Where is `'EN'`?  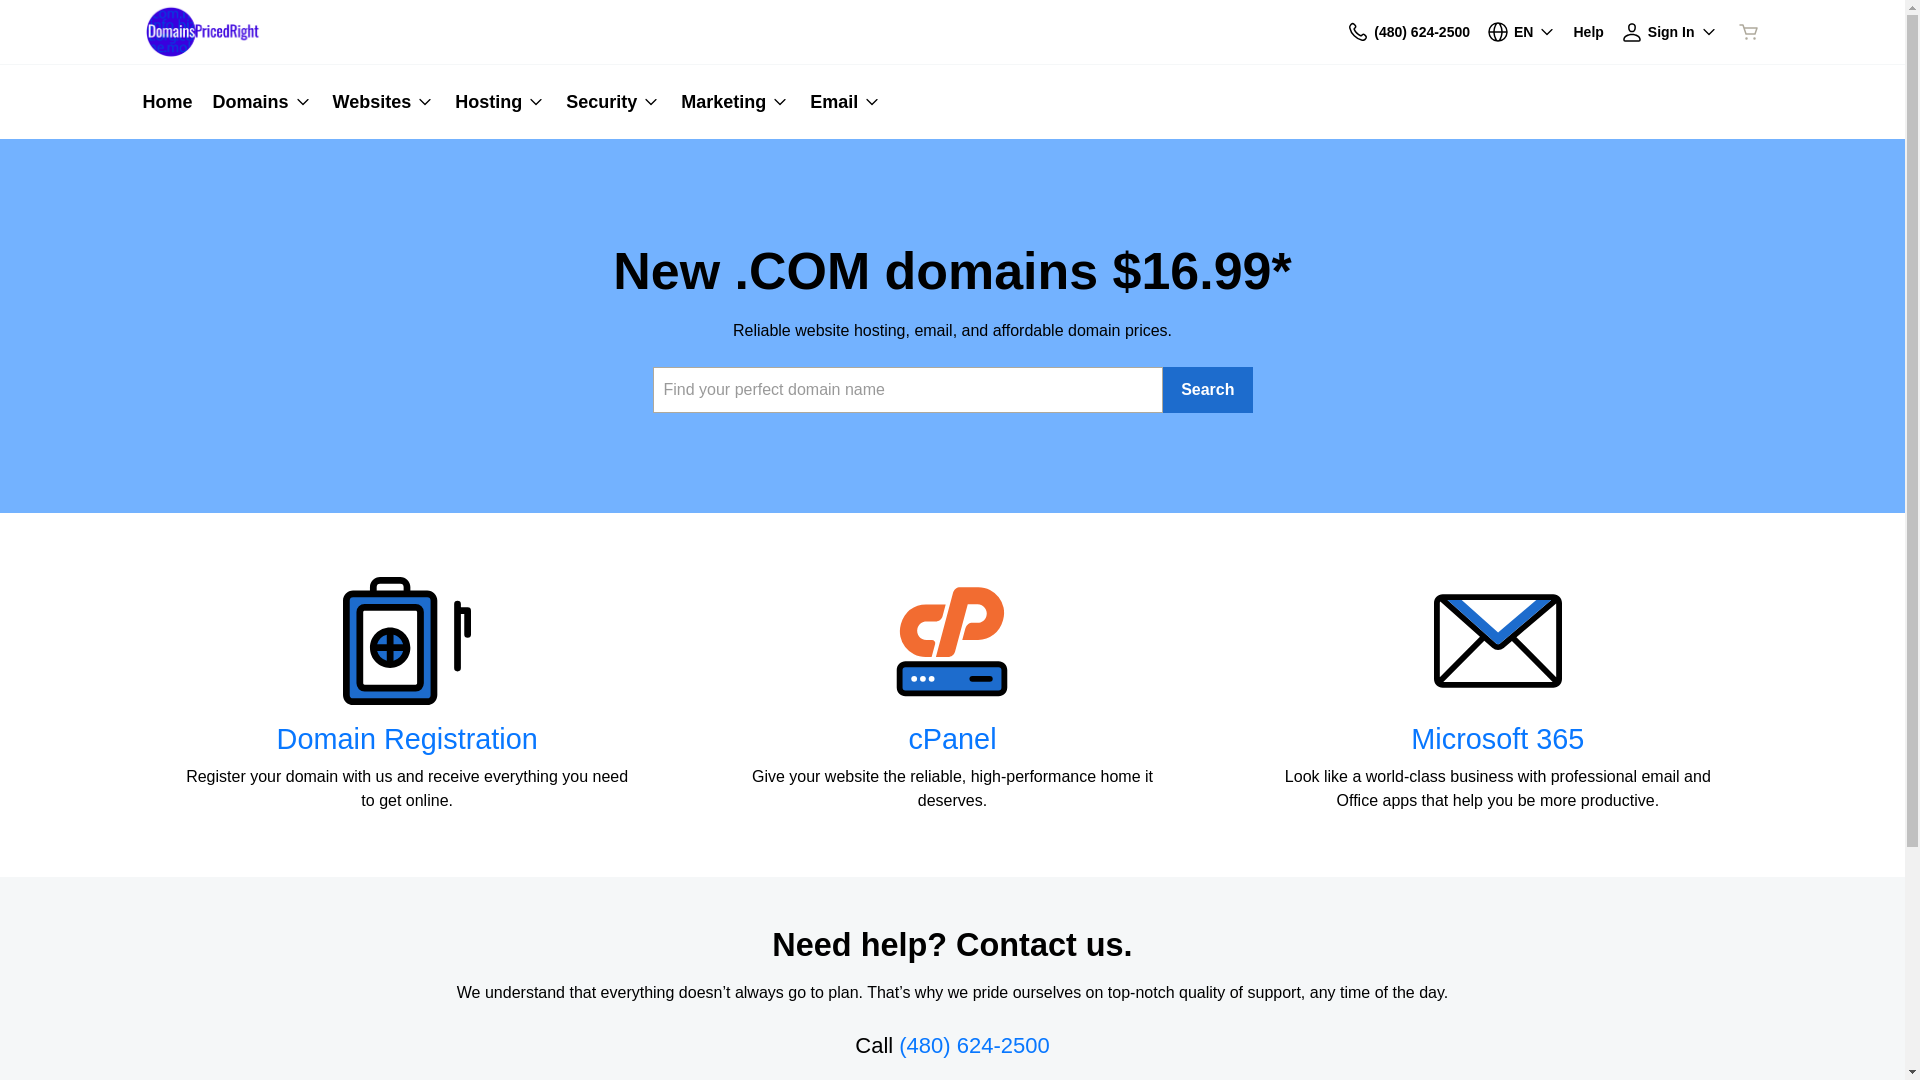 'EN' is located at coordinates (1520, 32).